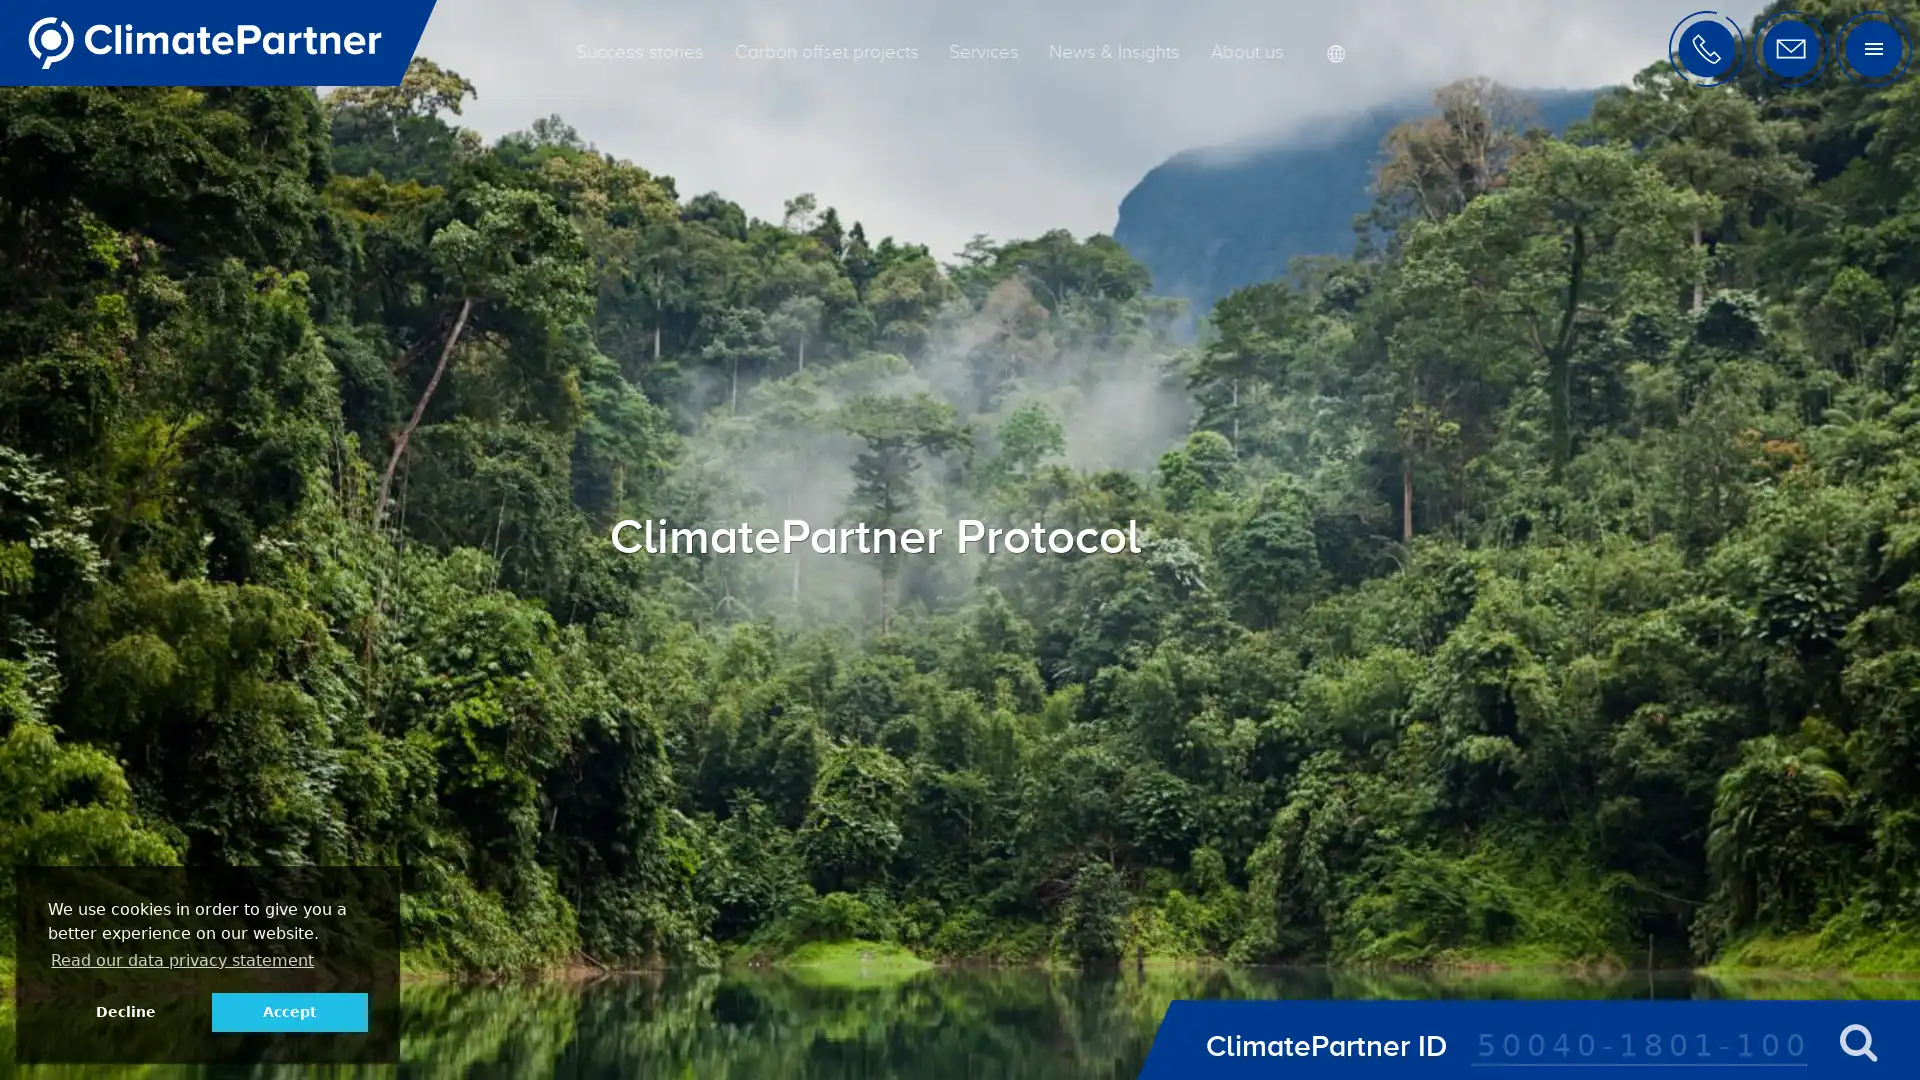 This screenshot has height=1080, width=1920. What do you see at coordinates (288, 1011) in the screenshot?
I see `allow cookies` at bounding box center [288, 1011].